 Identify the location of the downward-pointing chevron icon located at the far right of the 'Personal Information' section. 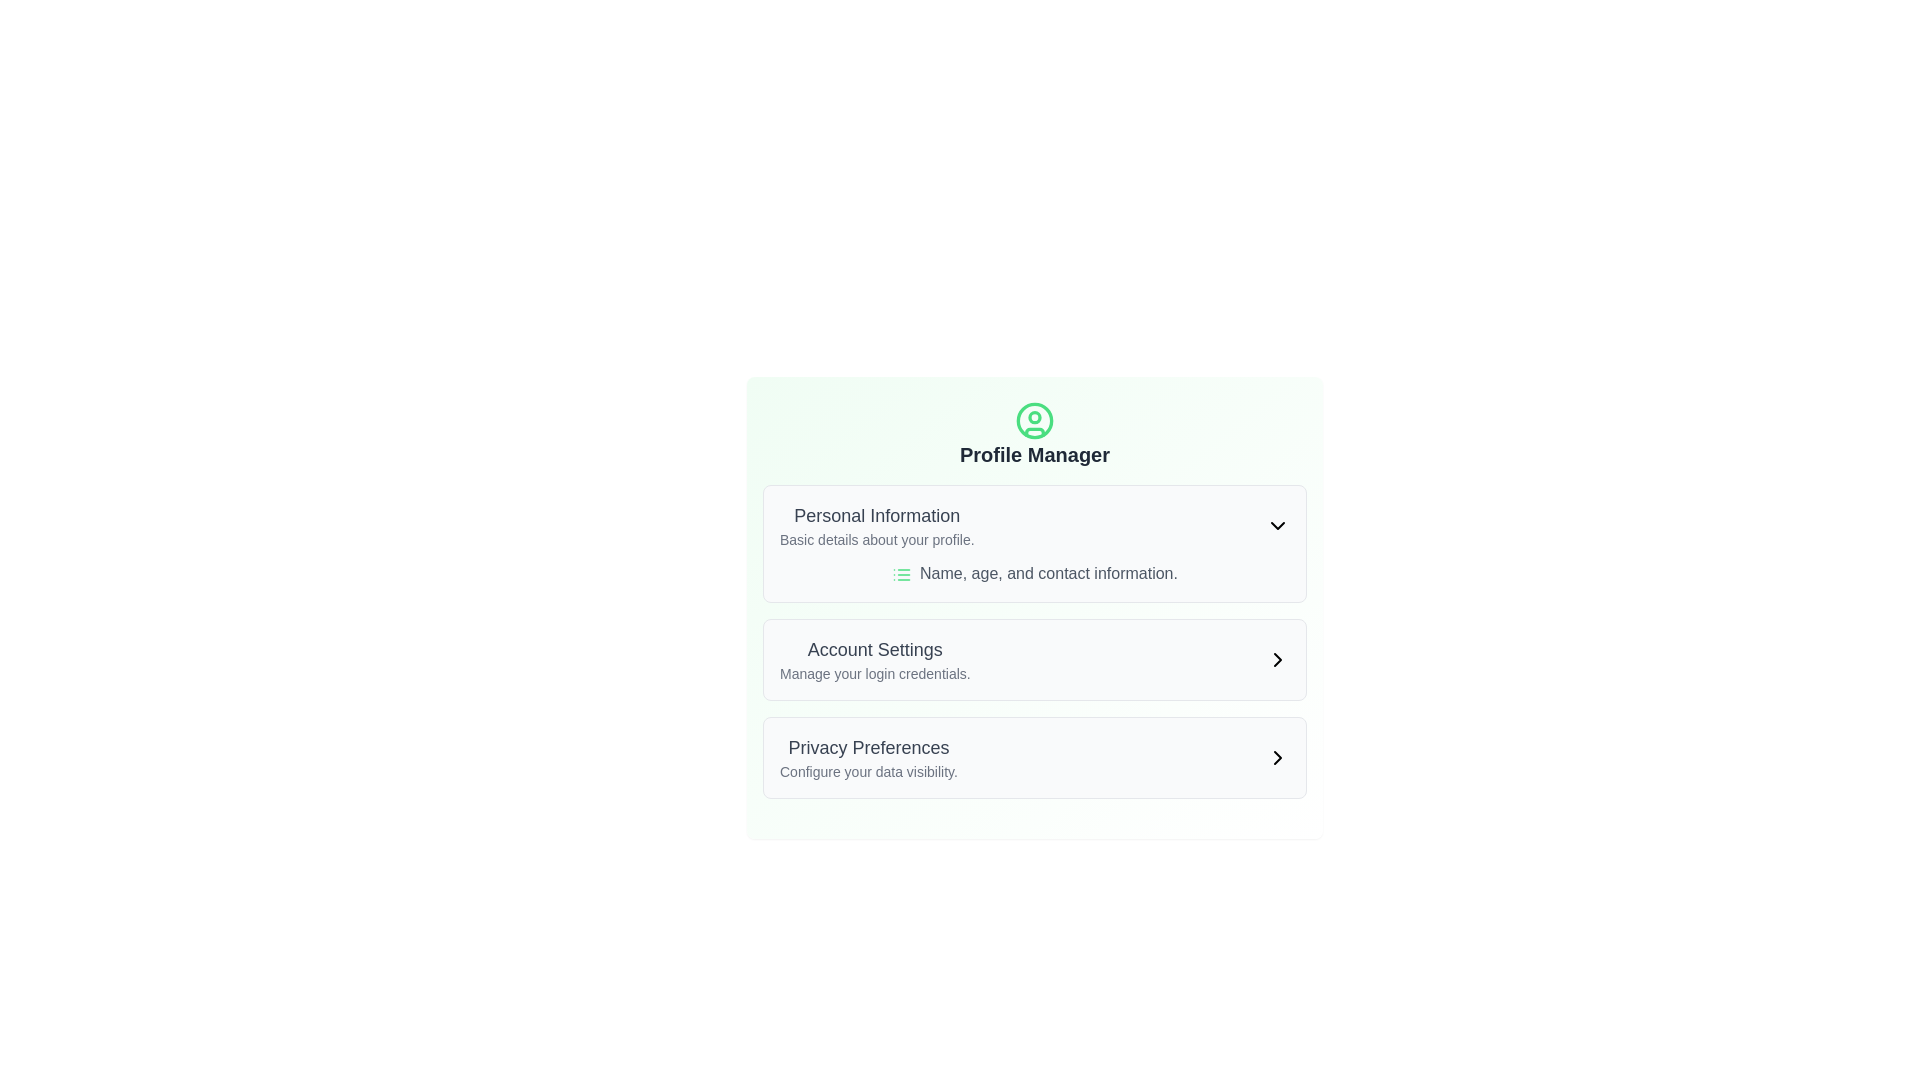
(1276, 524).